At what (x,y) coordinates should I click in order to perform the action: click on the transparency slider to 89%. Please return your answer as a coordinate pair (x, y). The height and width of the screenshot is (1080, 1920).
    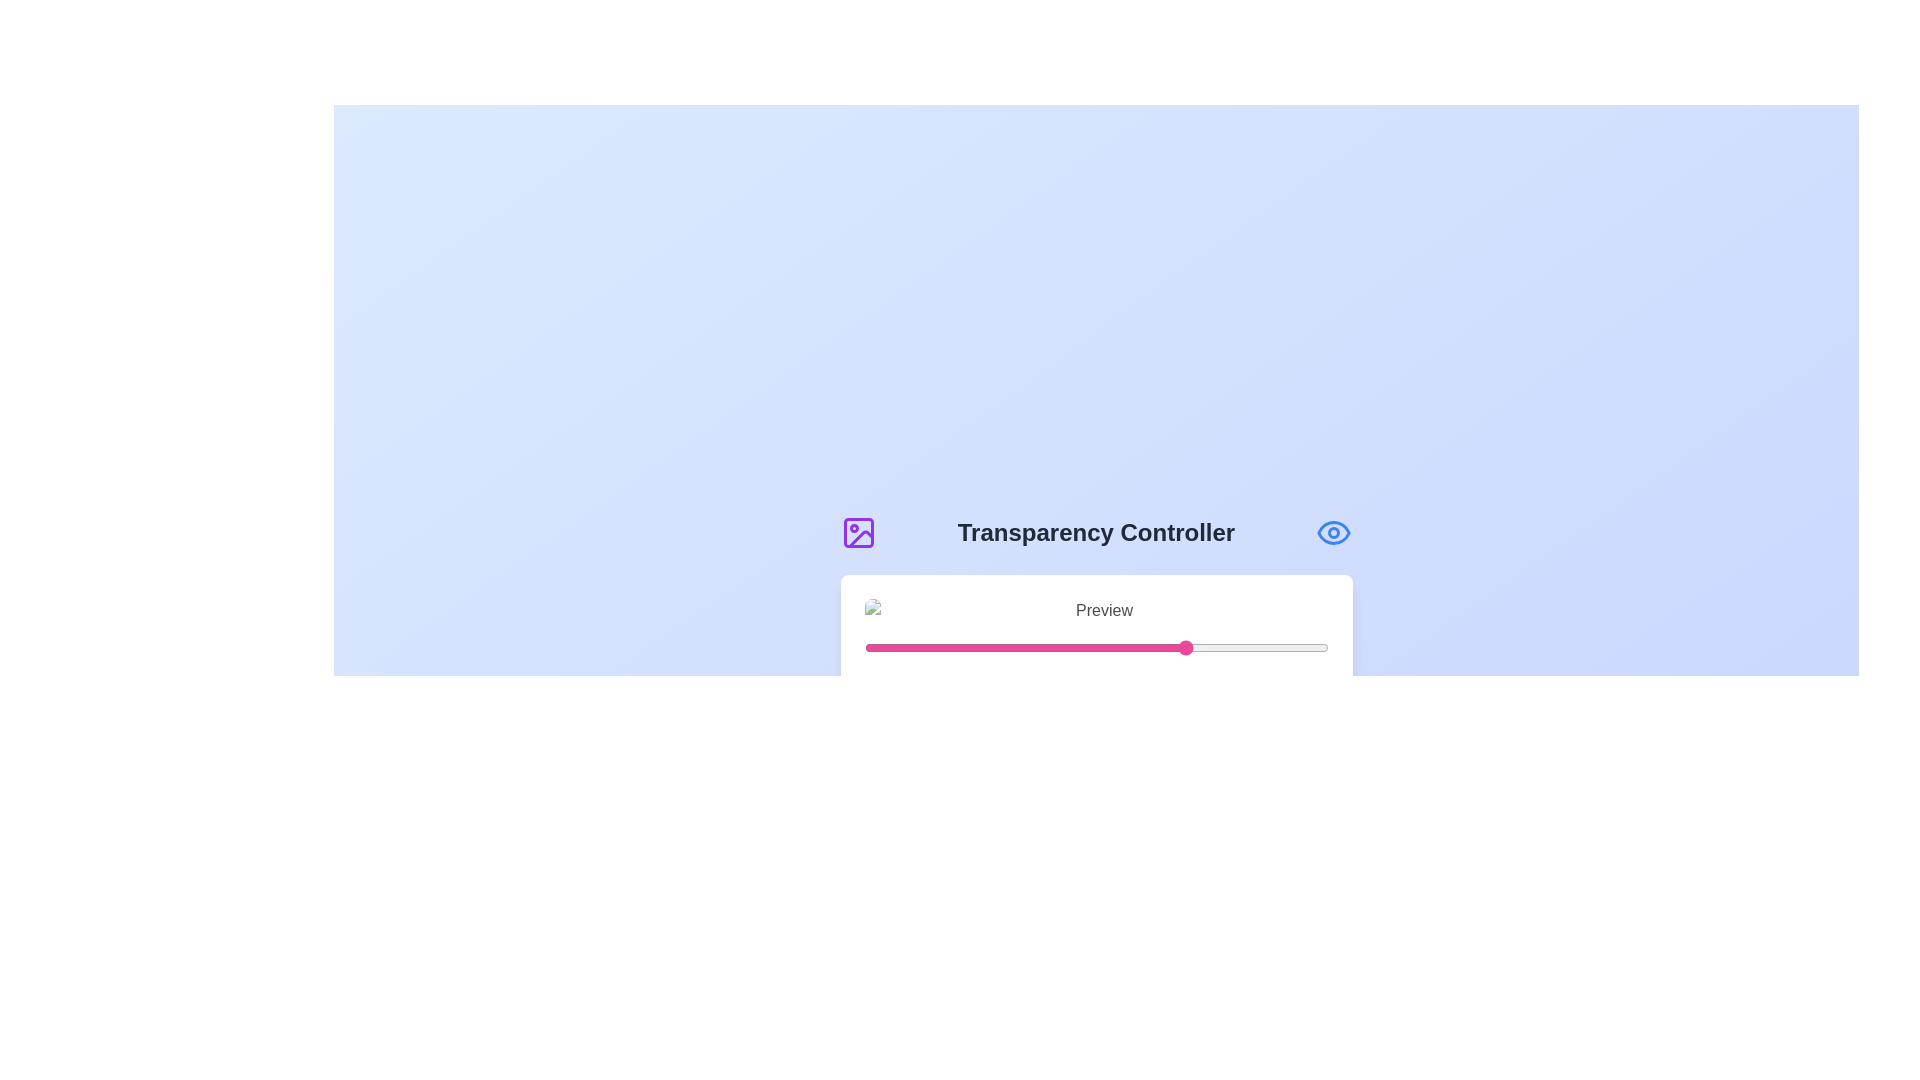
    Looking at the image, I should click on (1276, 648).